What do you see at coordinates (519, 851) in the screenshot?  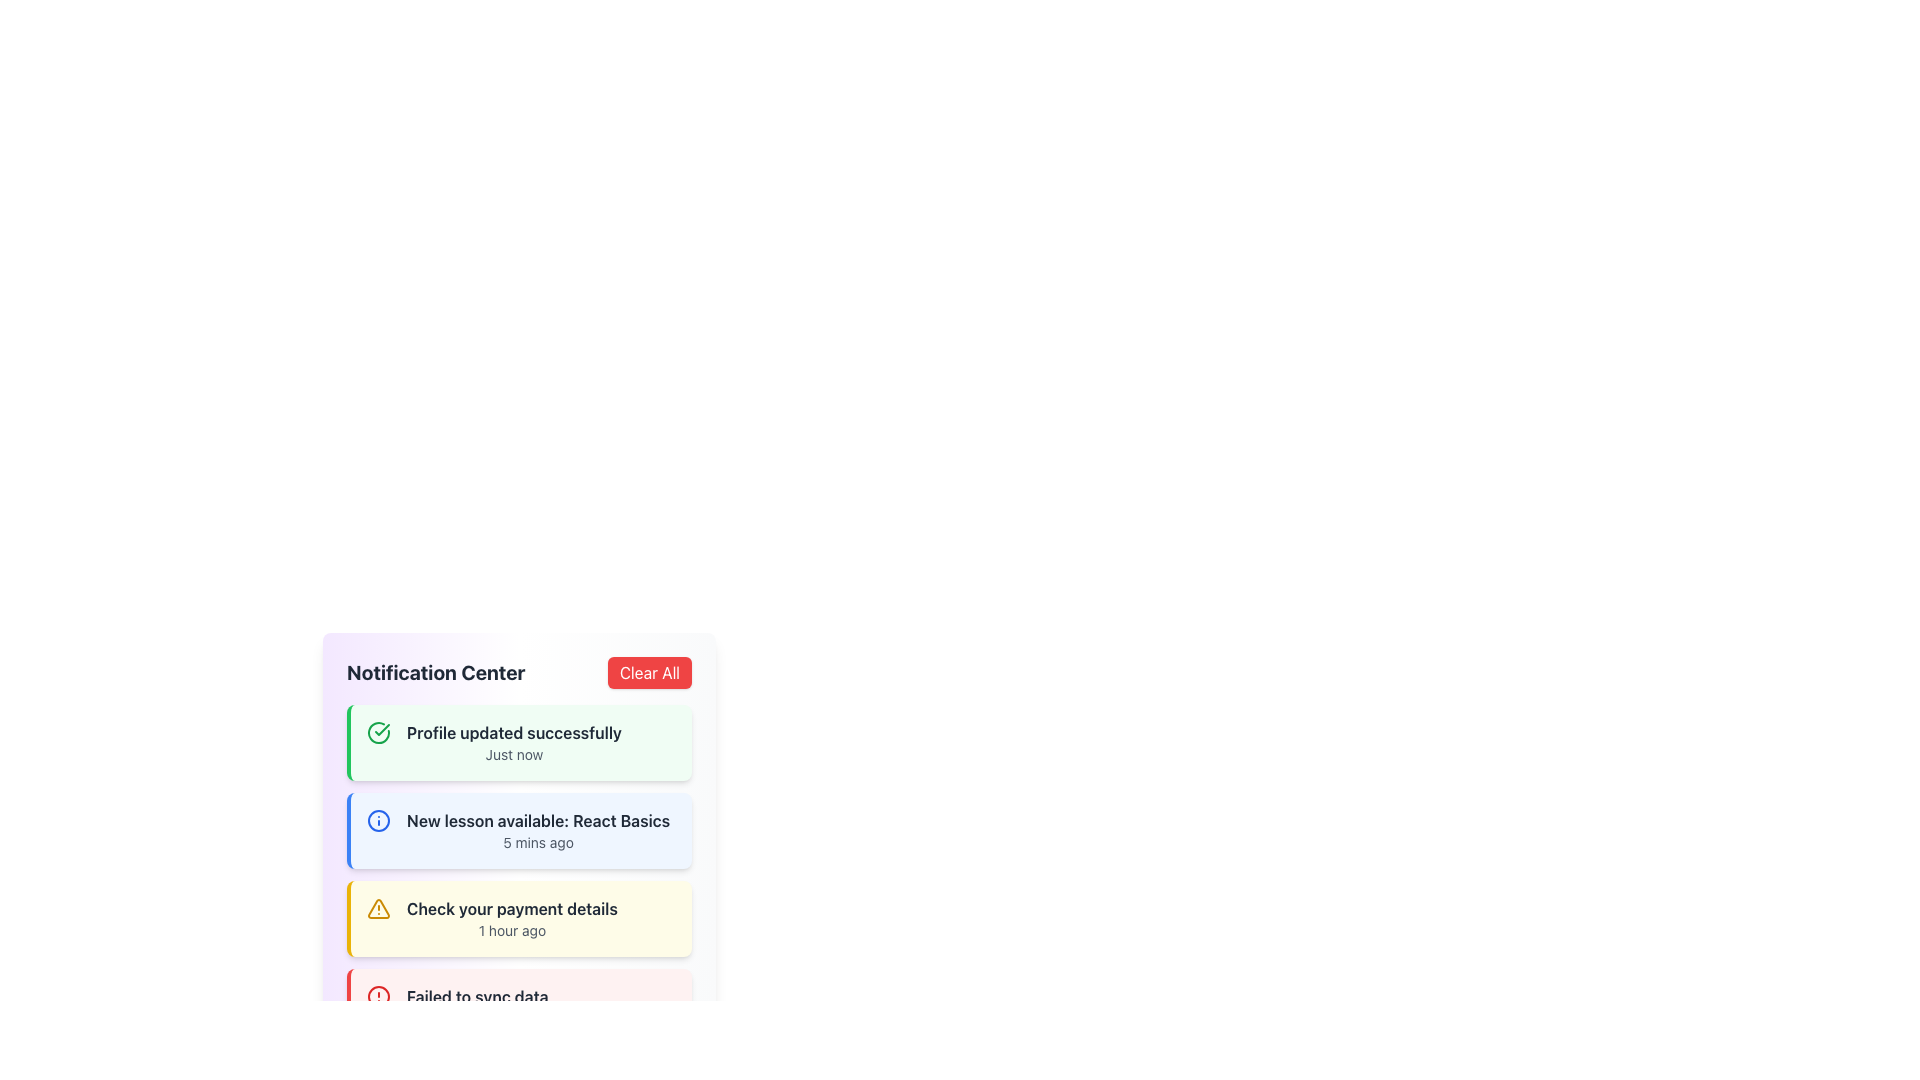 I see `the second notification card in the 'Notification Center'` at bounding box center [519, 851].